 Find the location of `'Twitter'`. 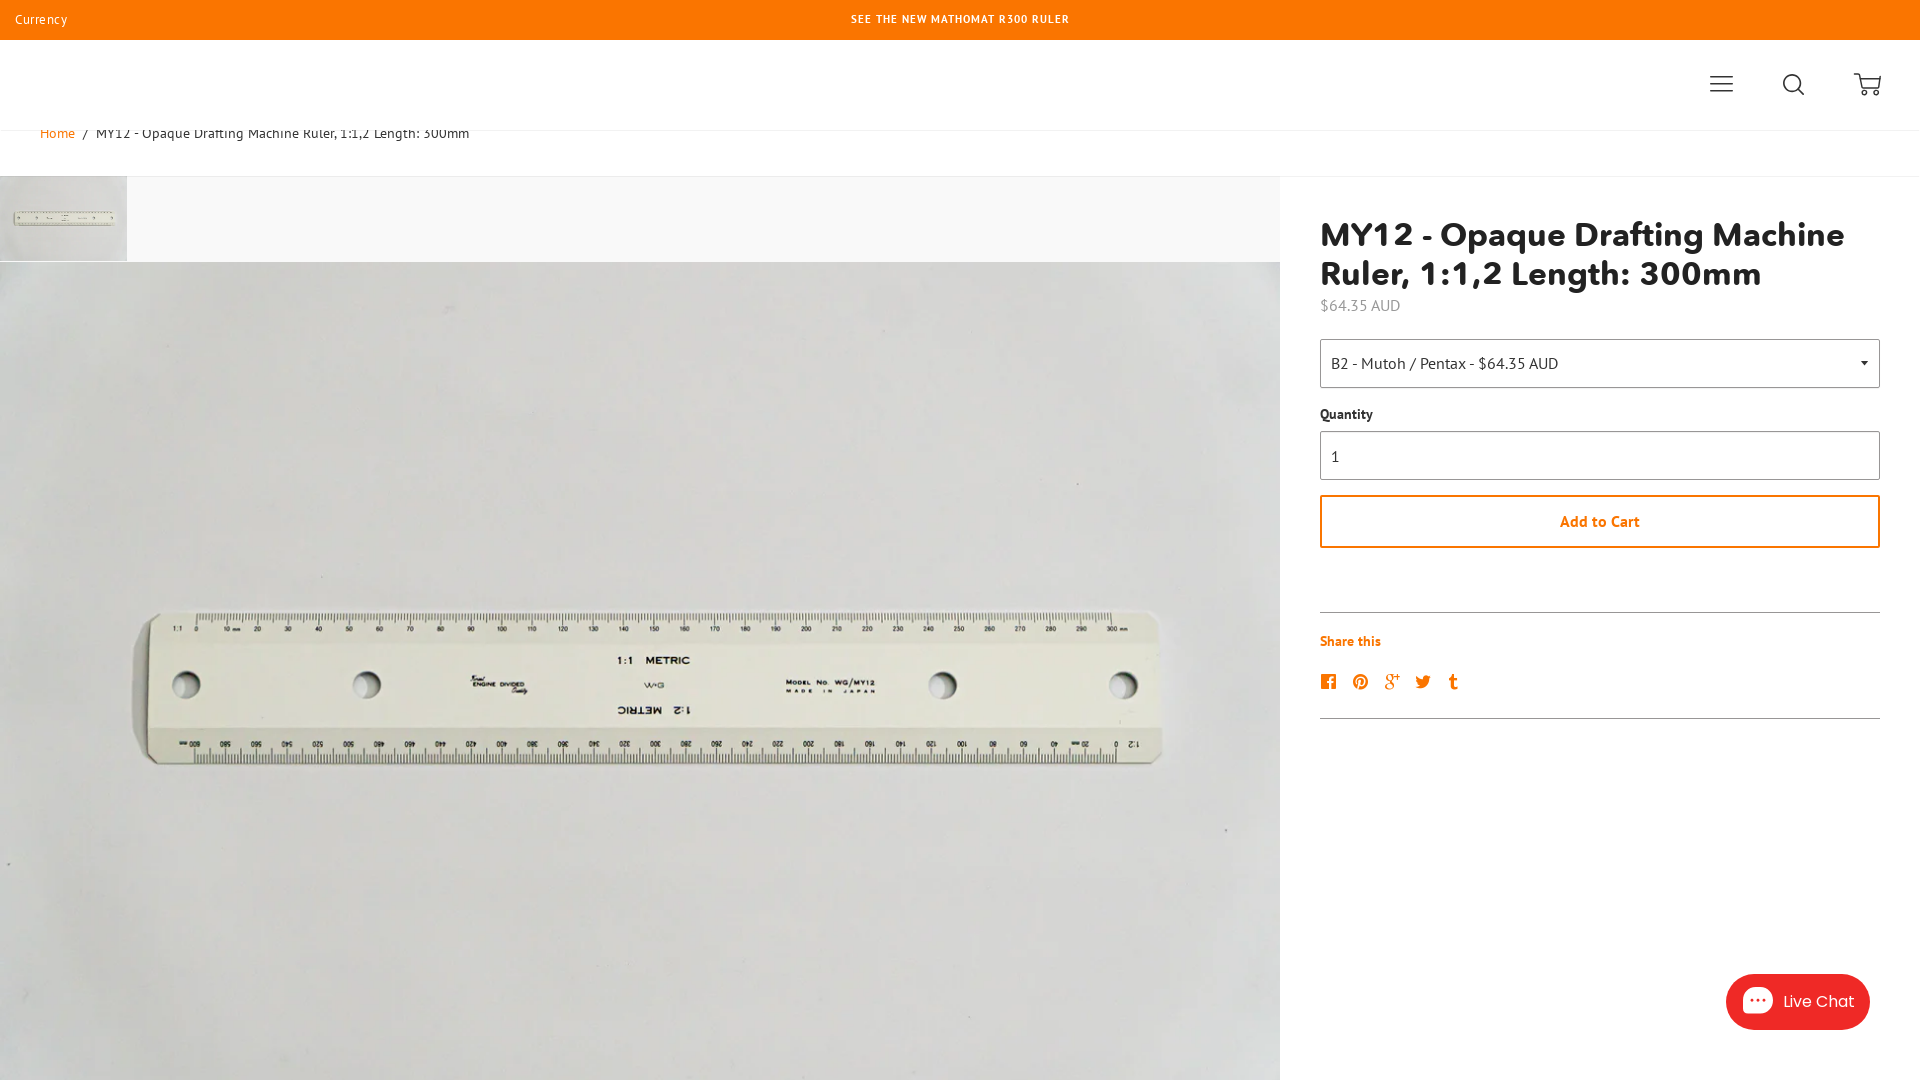

'Twitter' is located at coordinates (1424, 681).